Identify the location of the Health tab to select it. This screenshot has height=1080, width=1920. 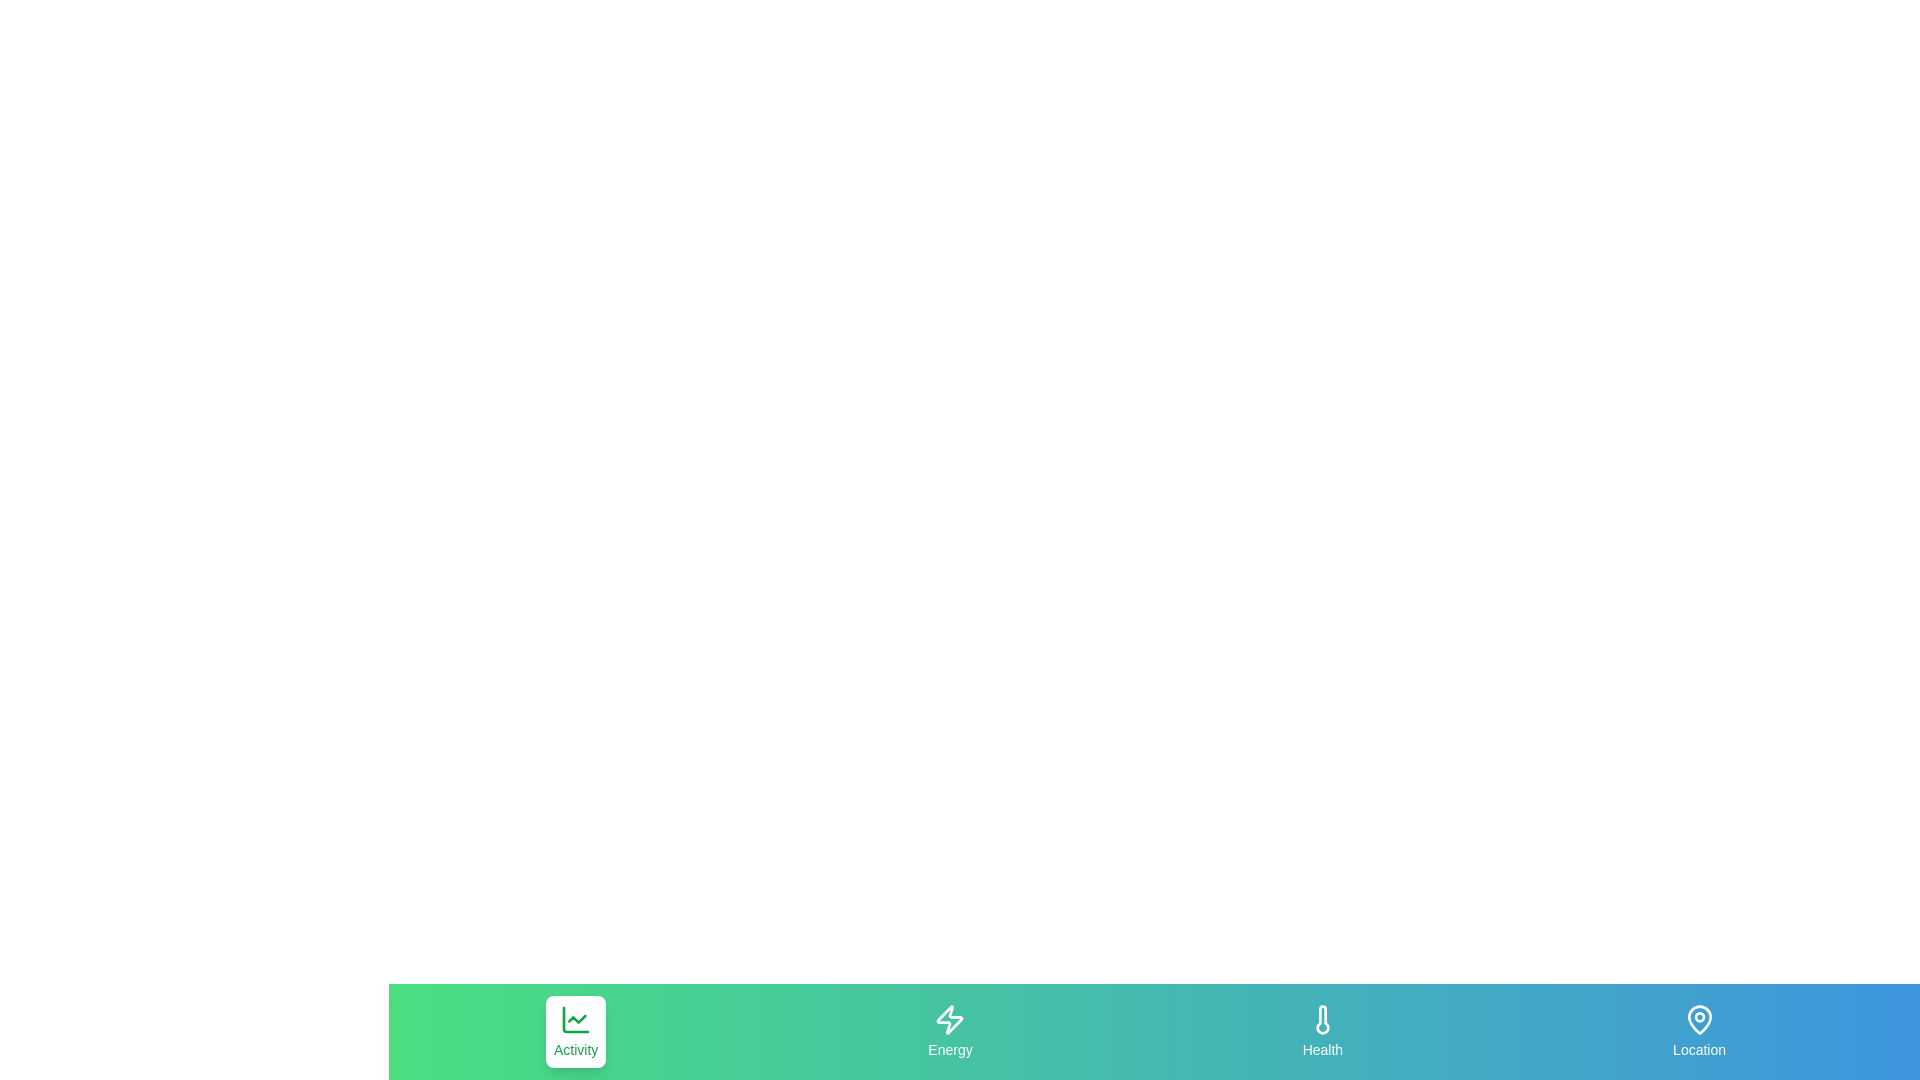
(1322, 1032).